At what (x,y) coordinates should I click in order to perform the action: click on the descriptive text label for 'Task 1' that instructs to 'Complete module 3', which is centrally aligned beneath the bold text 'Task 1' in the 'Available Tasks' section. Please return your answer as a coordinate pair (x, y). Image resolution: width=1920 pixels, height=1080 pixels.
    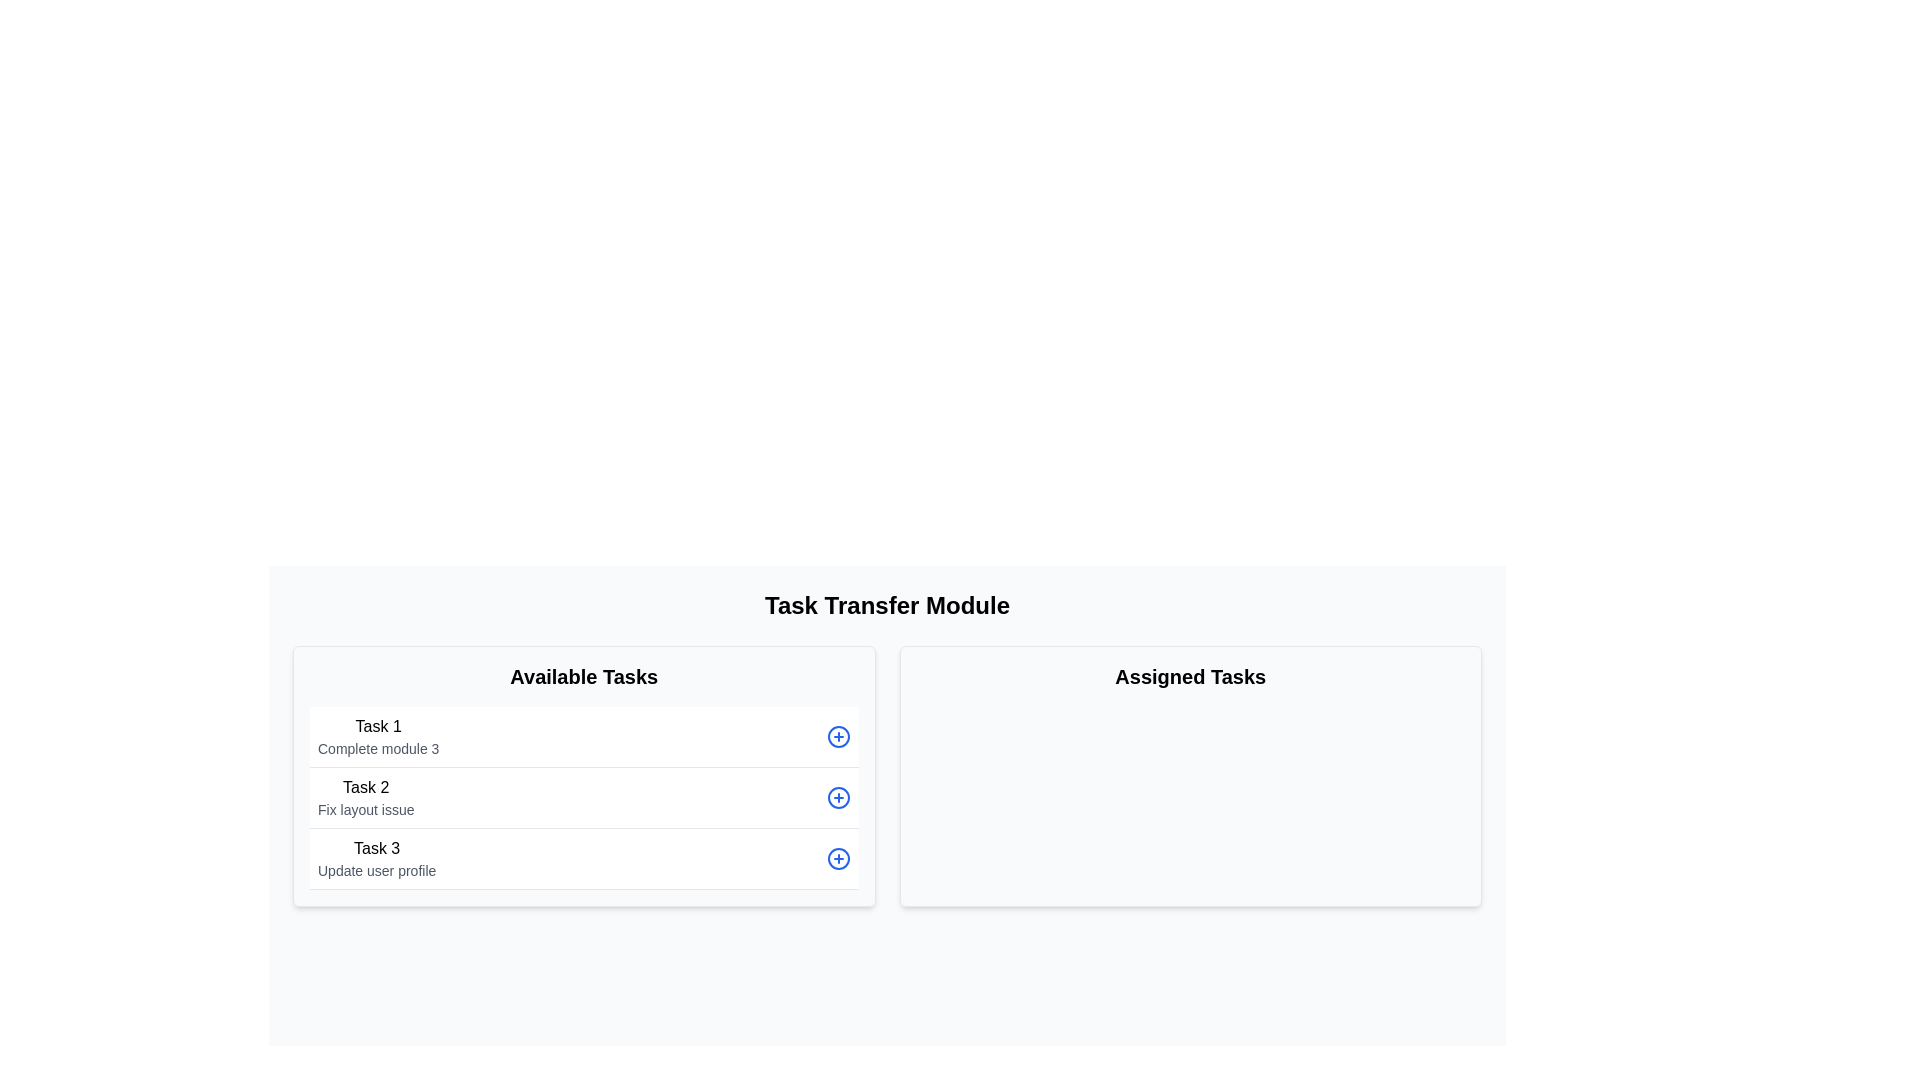
    Looking at the image, I should click on (378, 748).